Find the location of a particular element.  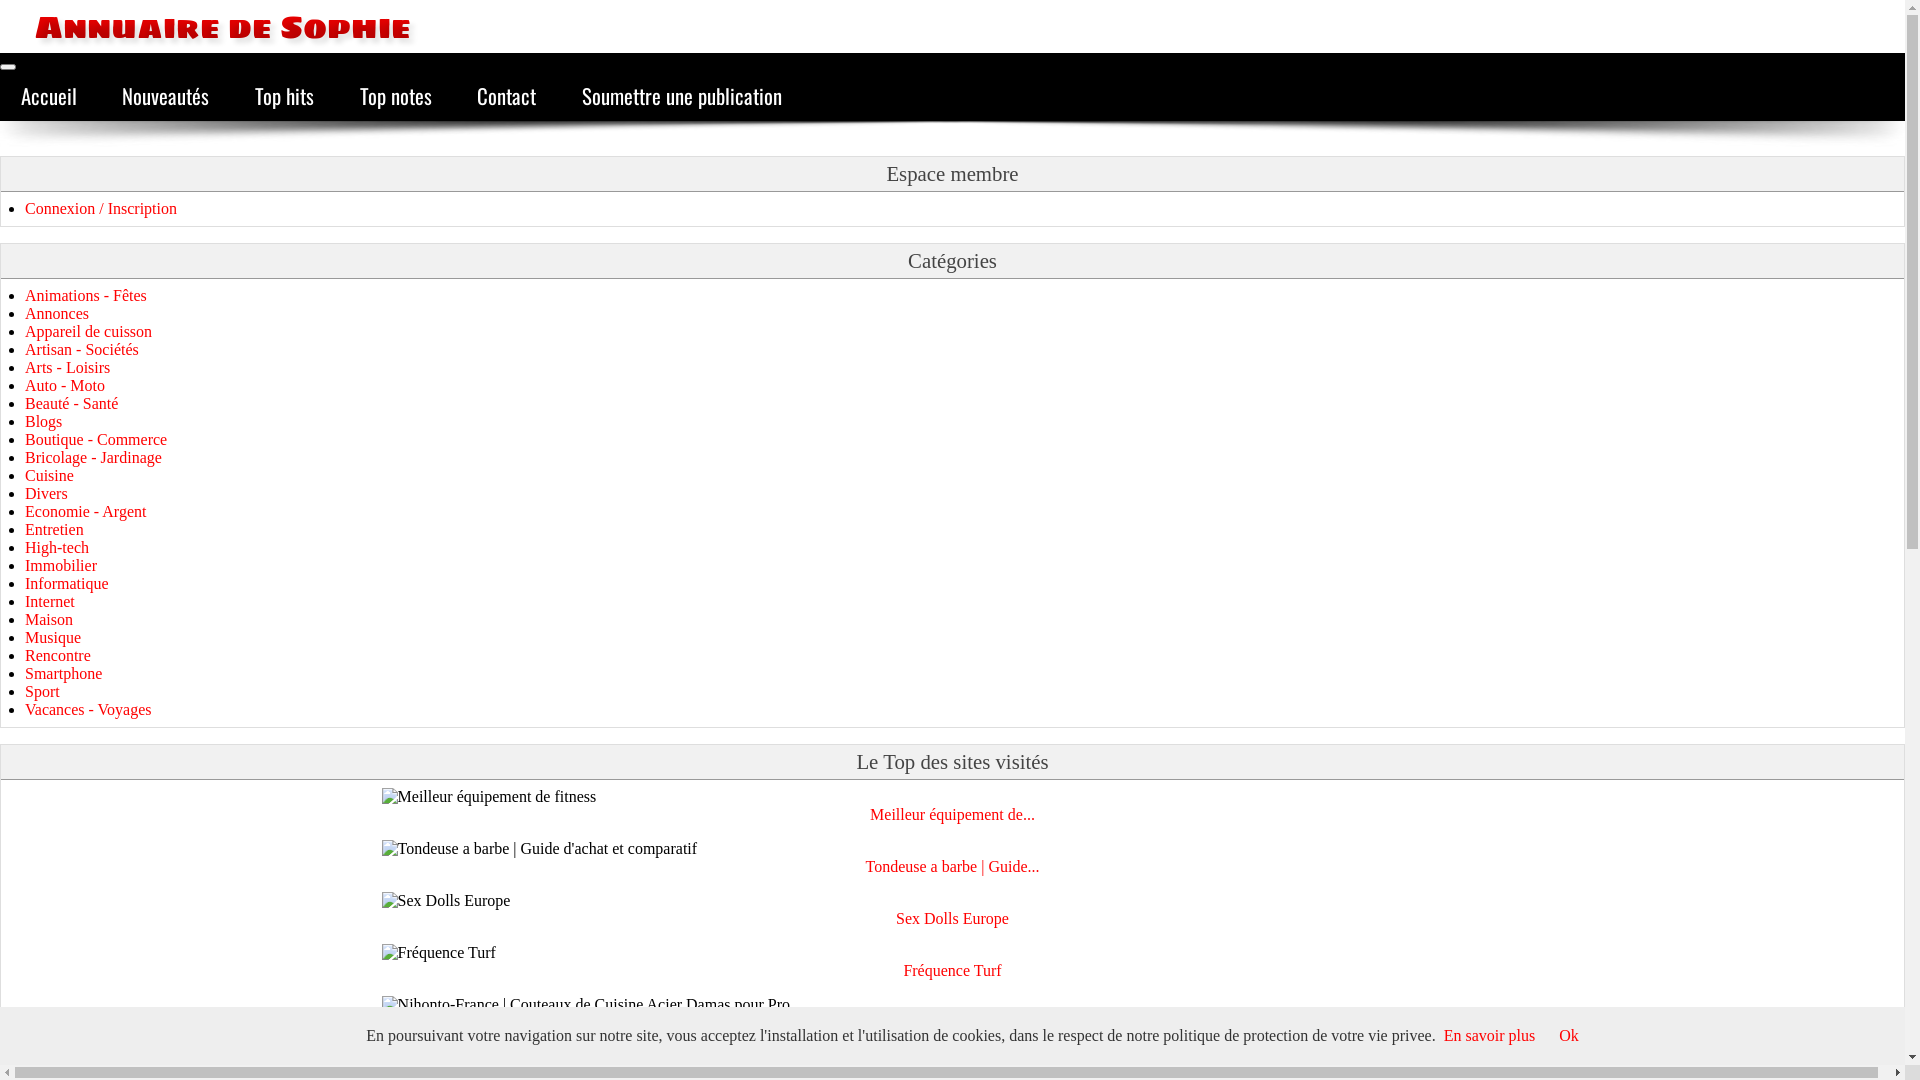

'Connexion / Inscription' is located at coordinates (24, 208).